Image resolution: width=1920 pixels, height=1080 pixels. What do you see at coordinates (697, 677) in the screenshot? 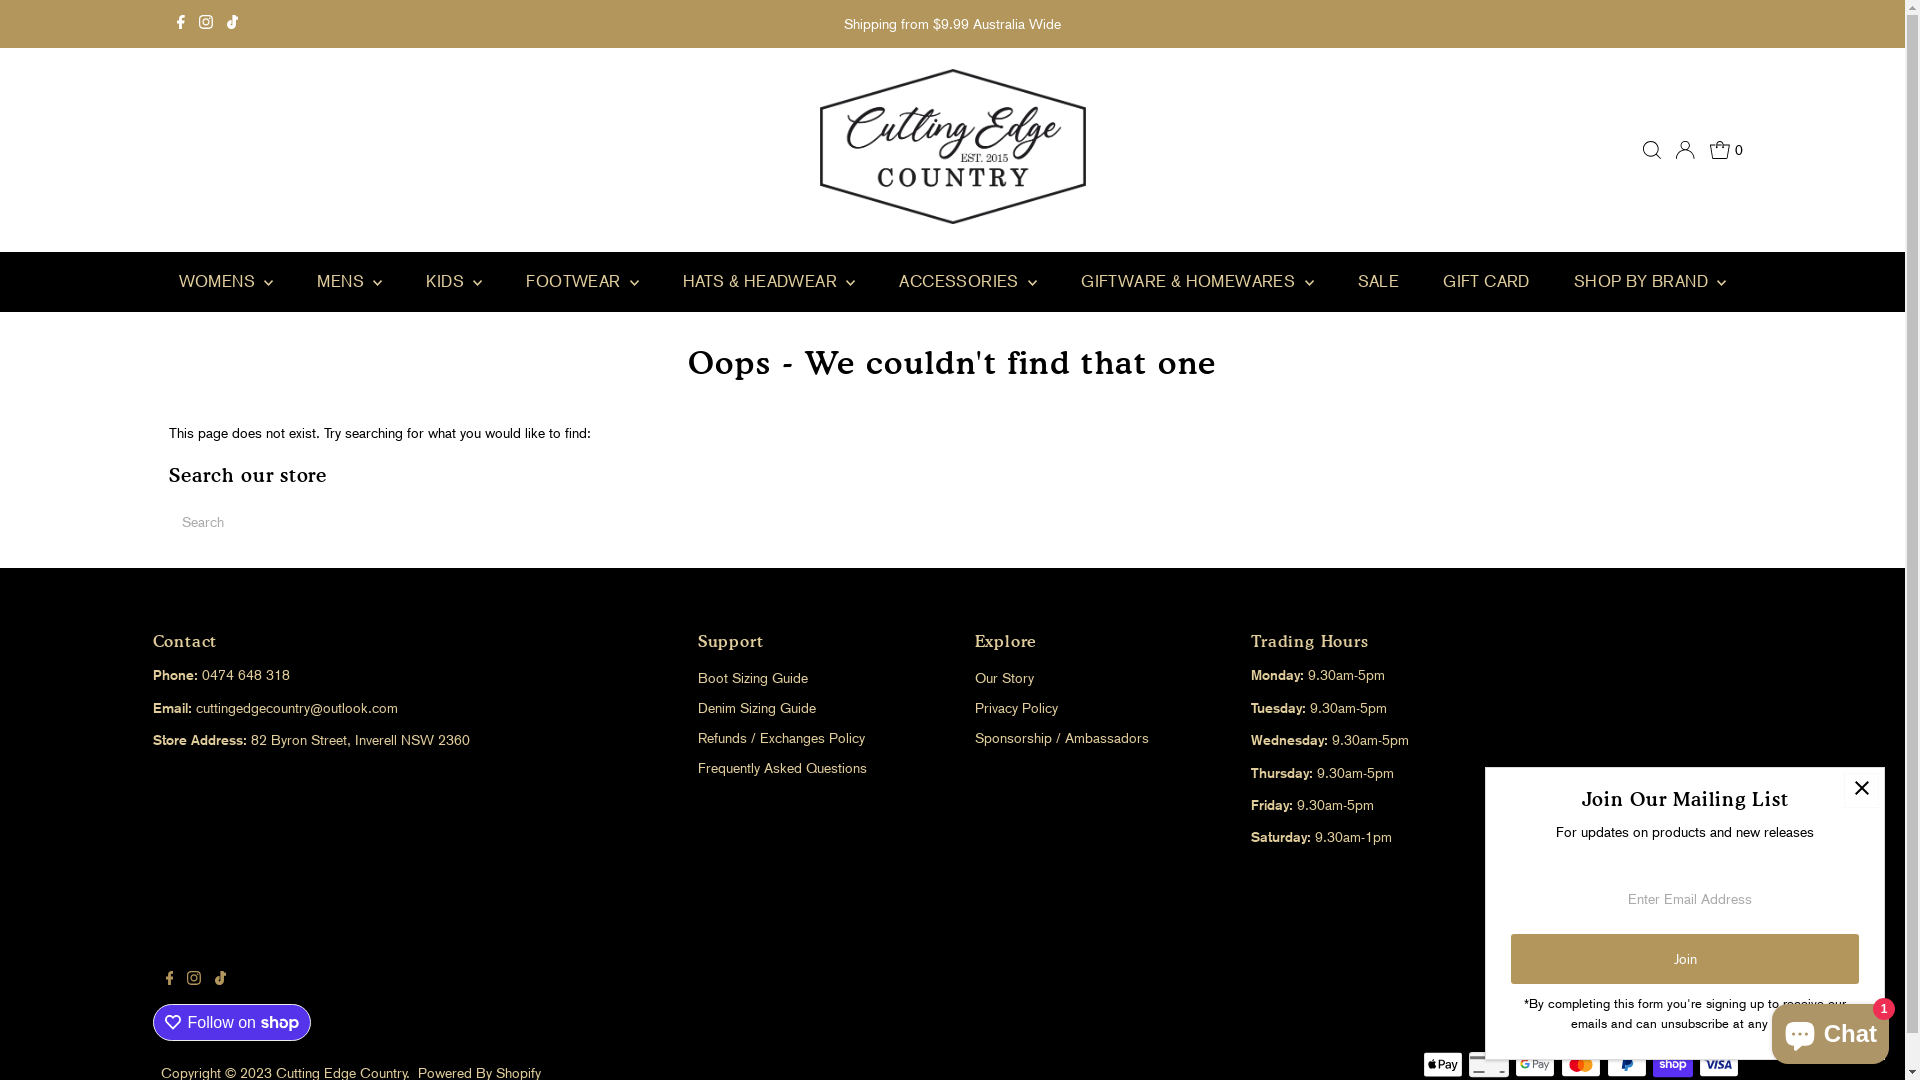
I see `'Boot Sizing Guide'` at bounding box center [697, 677].